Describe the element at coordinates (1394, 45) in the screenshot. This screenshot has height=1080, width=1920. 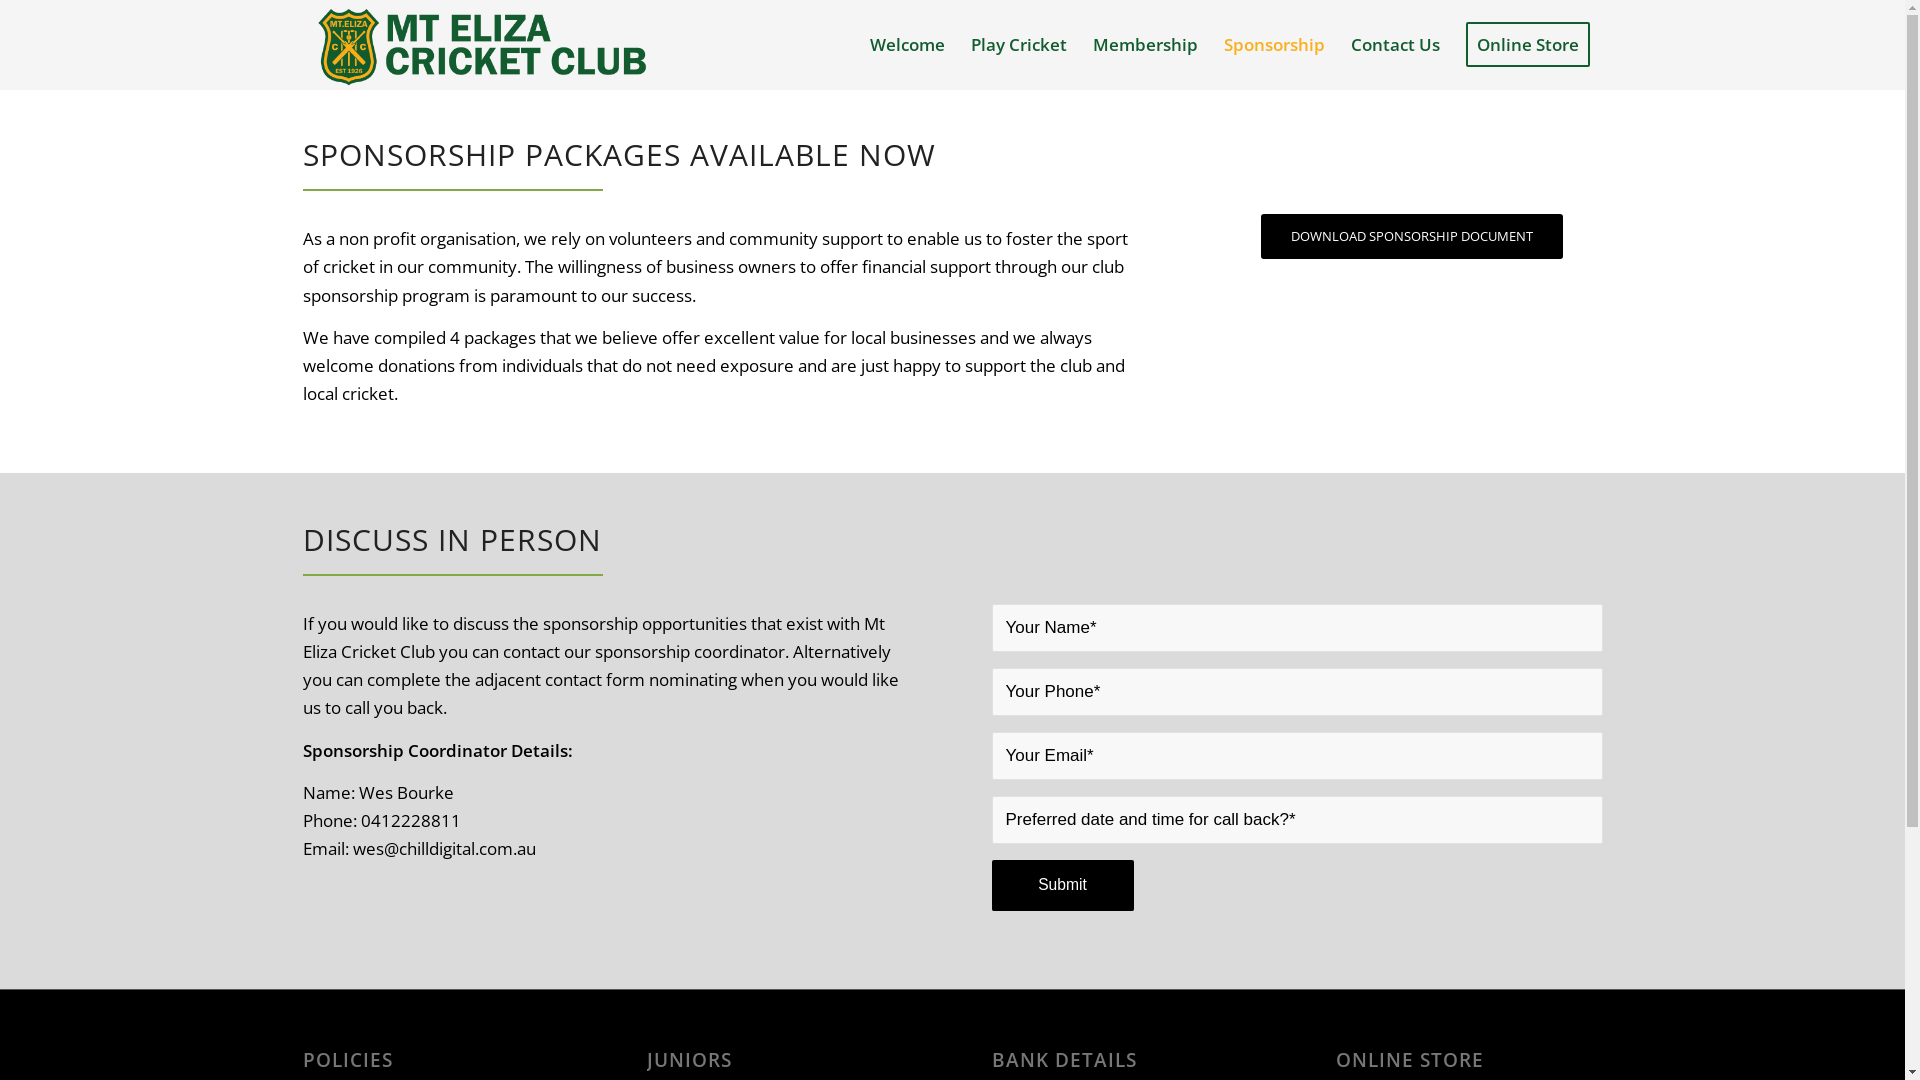
I see `'Contact Us'` at that location.